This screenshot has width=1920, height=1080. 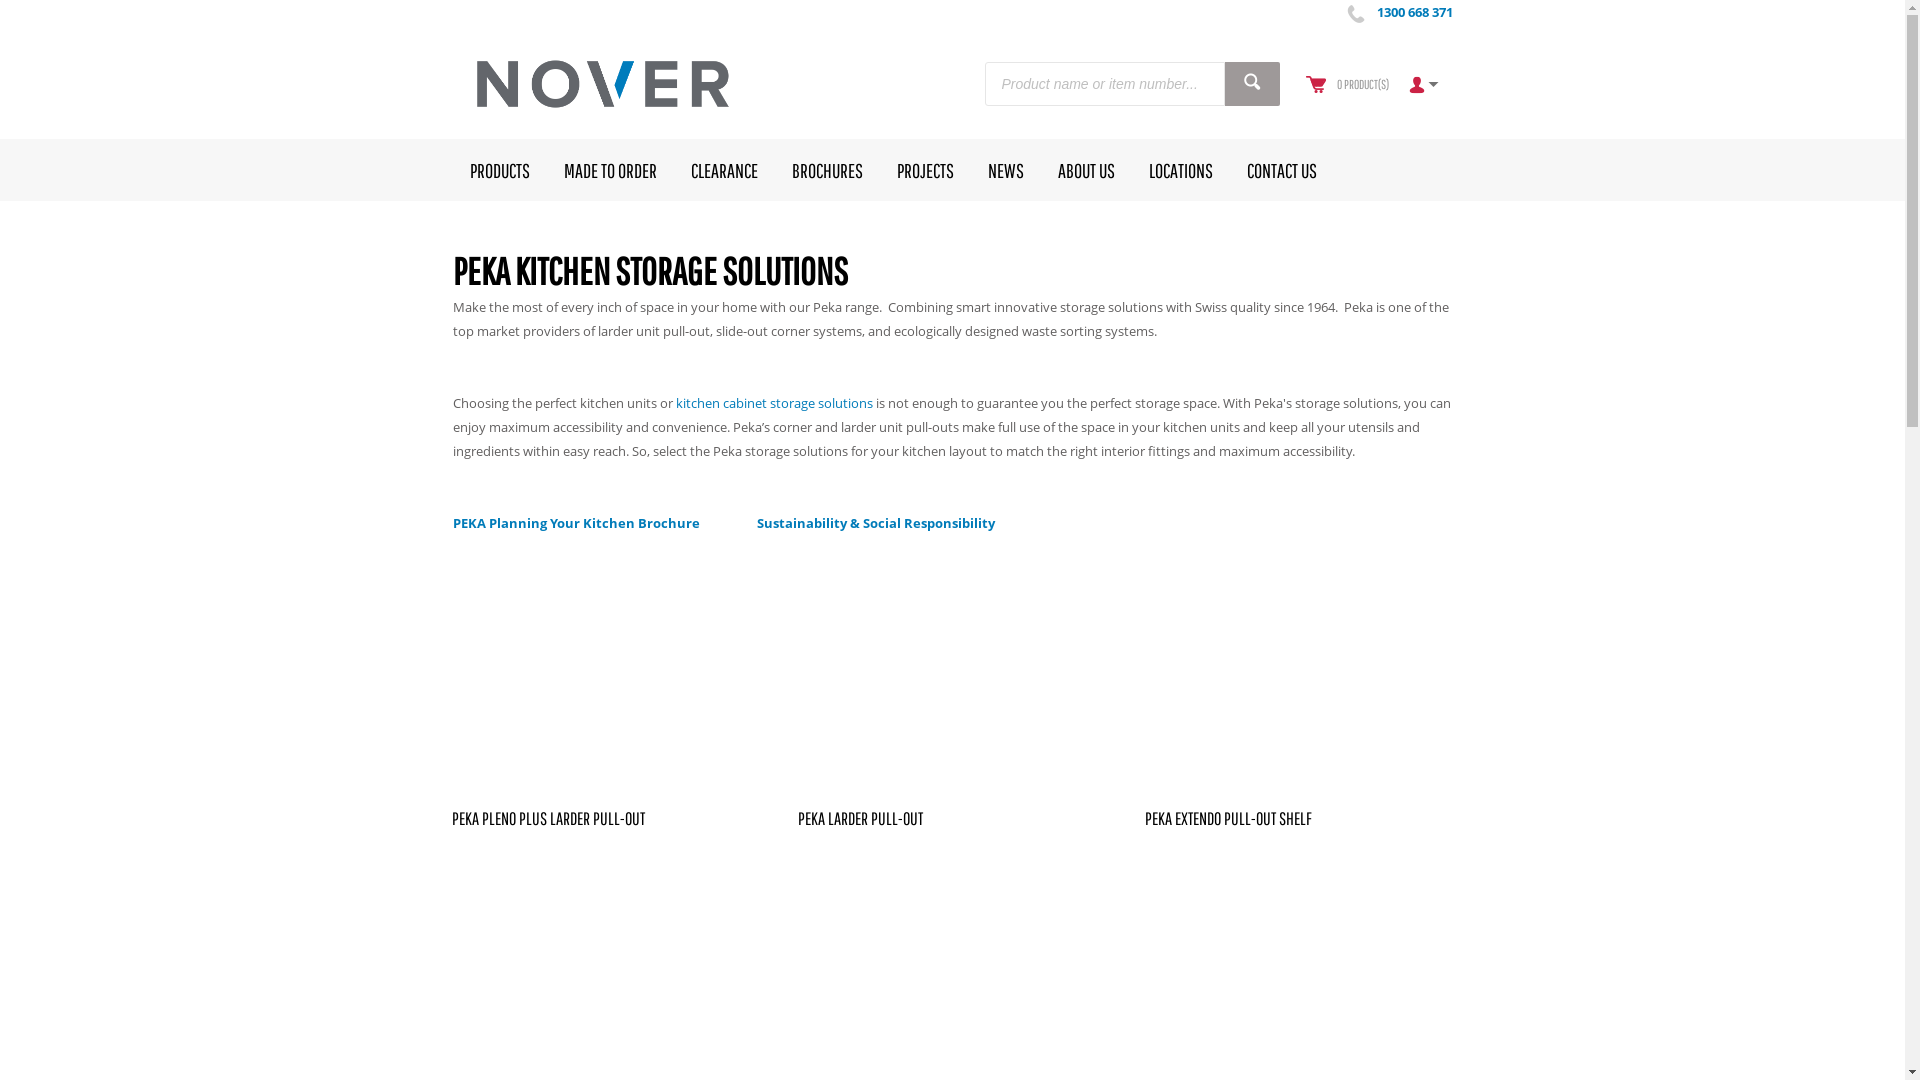 What do you see at coordinates (874, 522) in the screenshot?
I see `'Sustainability & Social Responsibility'` at bounding box center [874, 522].